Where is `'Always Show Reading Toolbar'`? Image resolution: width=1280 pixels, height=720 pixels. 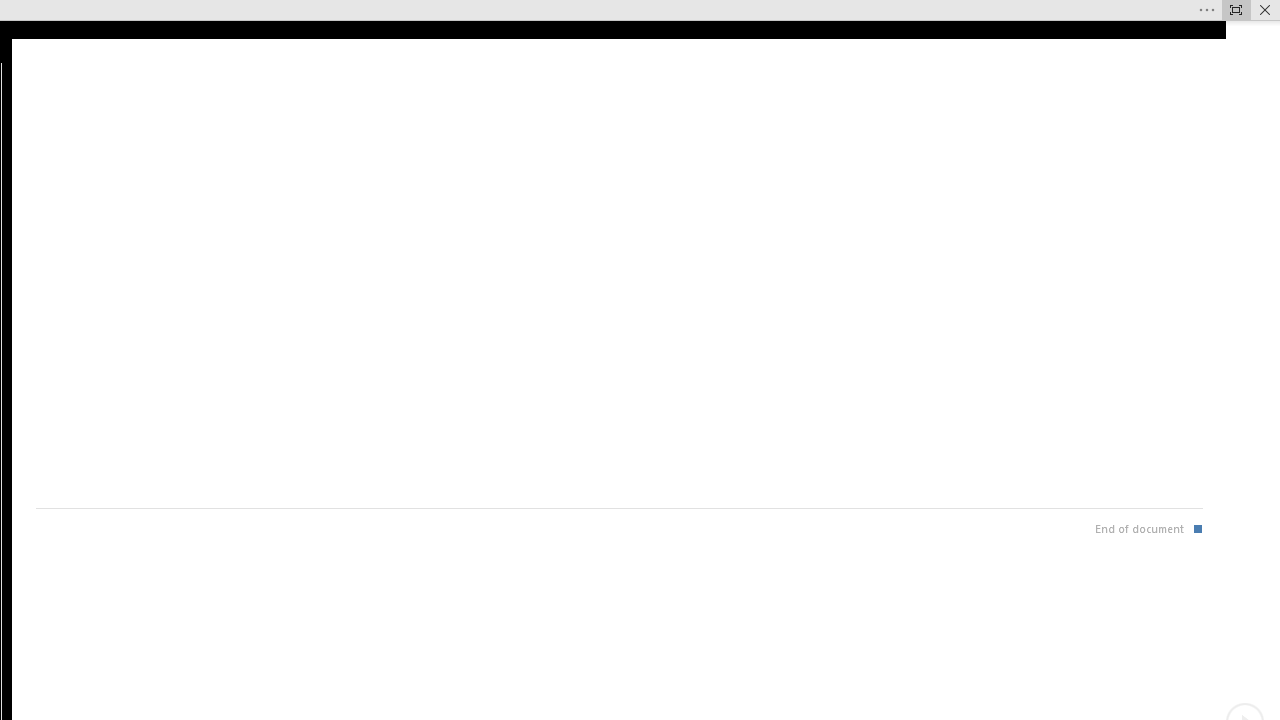
'Always Show Reading Toolbar' is located at coordinates (1235, 10).